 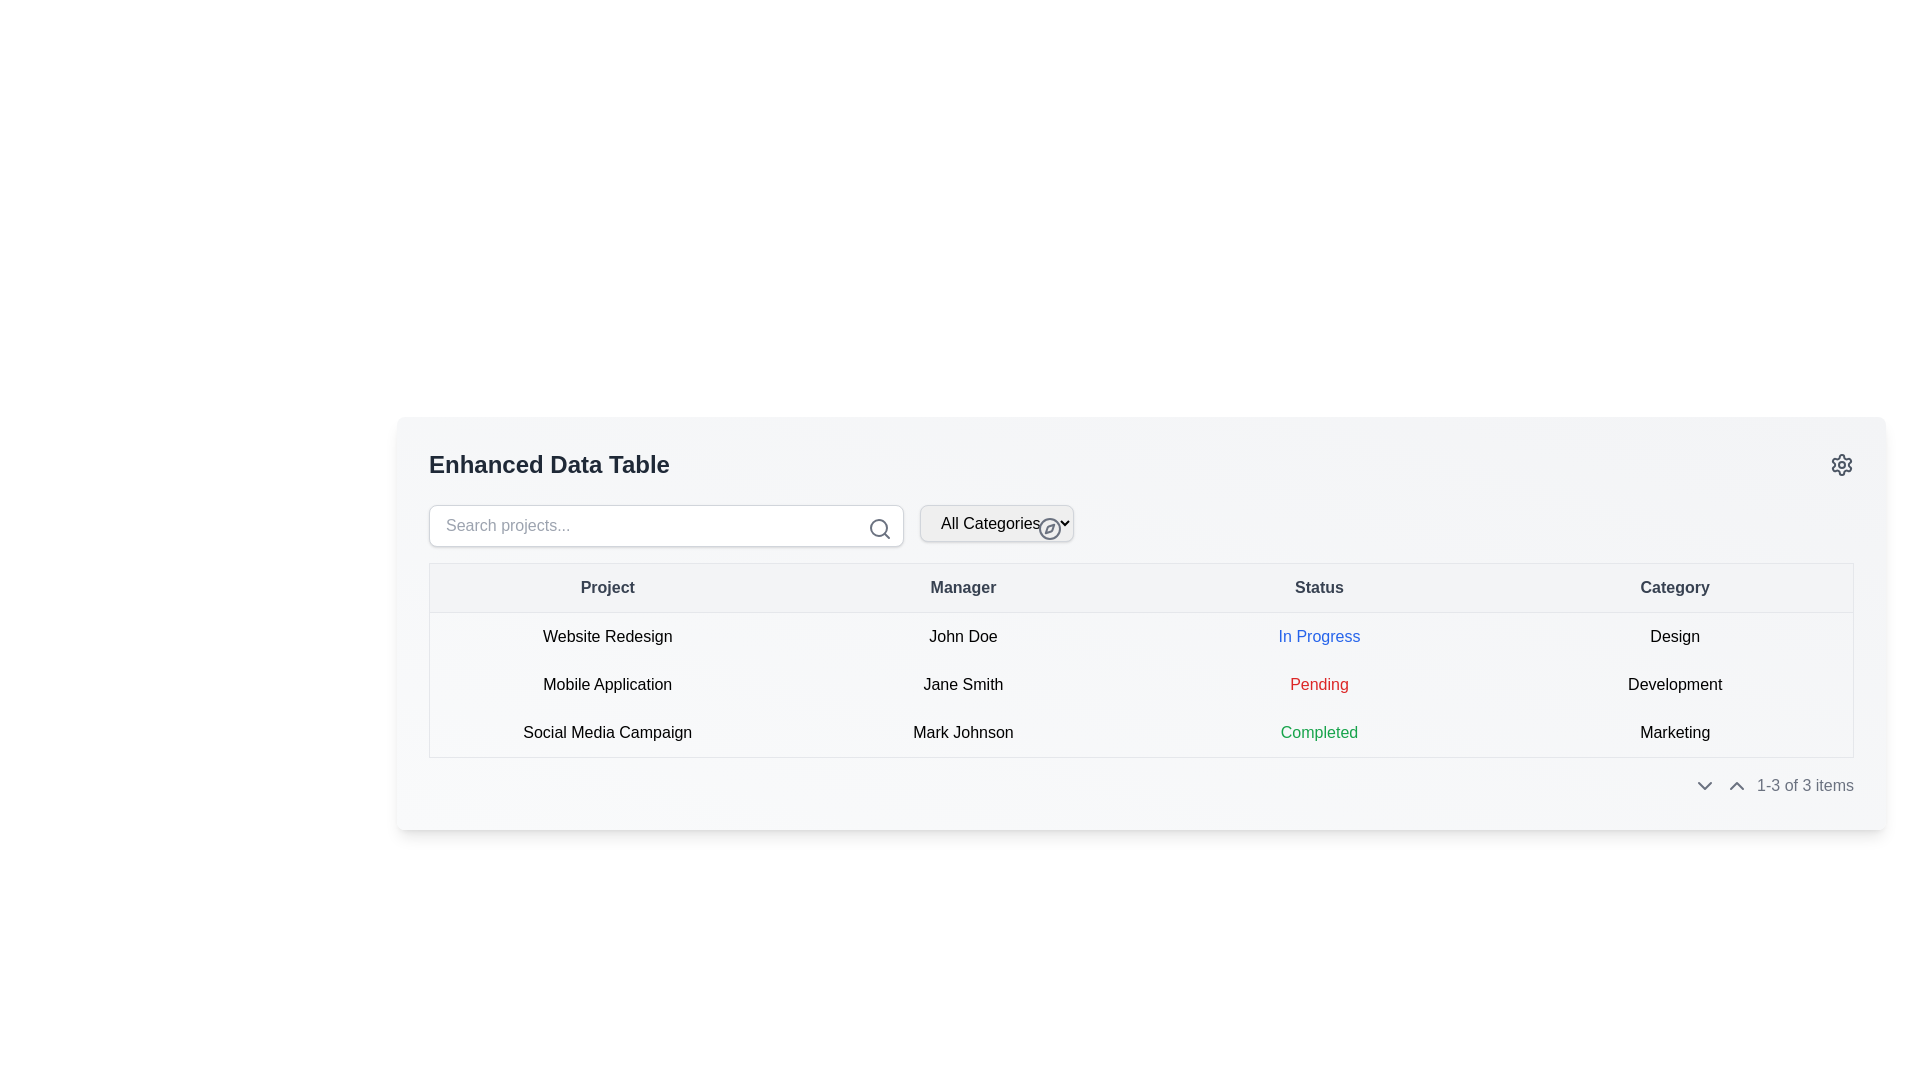 What do you see at coordinates (1319, 733) in the screenshot?
I see `the Text Label that displays the completion status of the 'Social Media Campaign' project in the 'Status' column of the last row in the table` at bounding box center [1319, 733].